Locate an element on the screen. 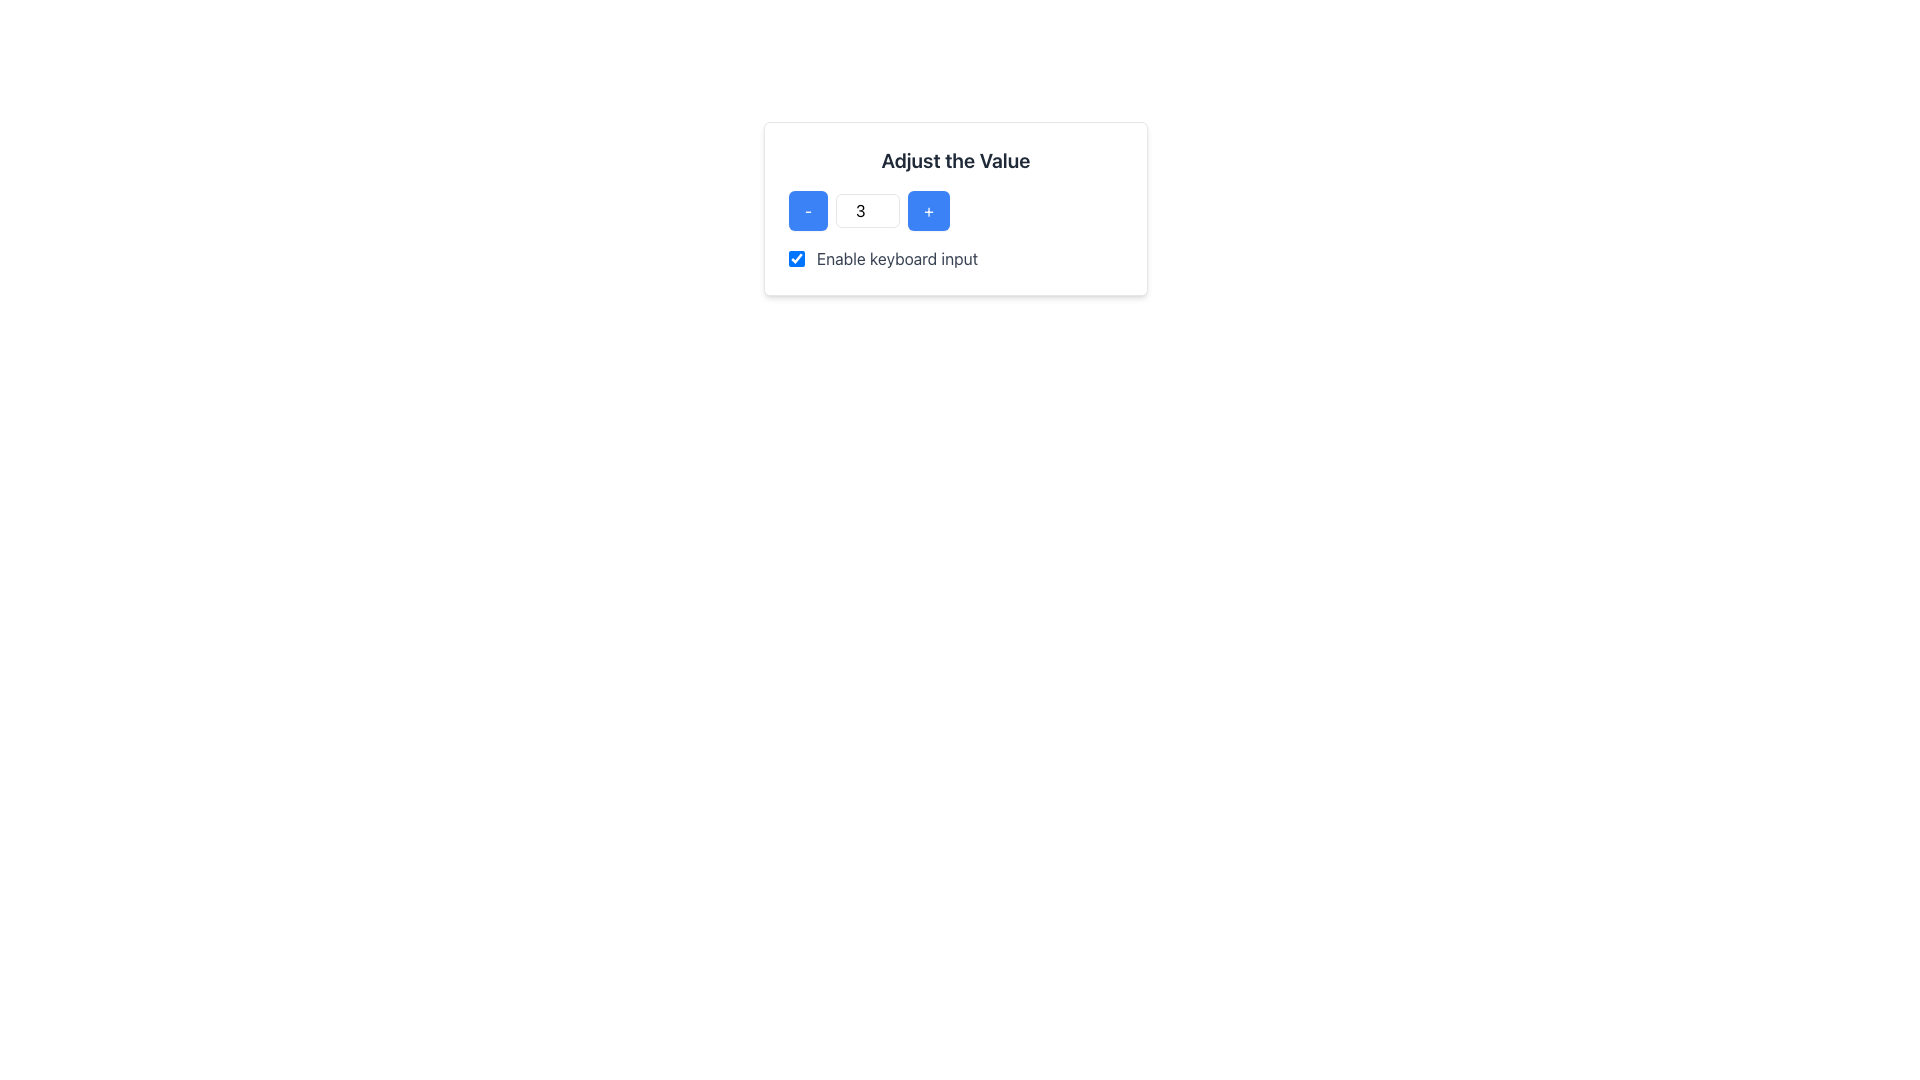  the label 'Enable keyboard input' next to the active blue checkbox at the bottom of the 'Adjust the Value' card for additional information is located at coordinates (954, 257).